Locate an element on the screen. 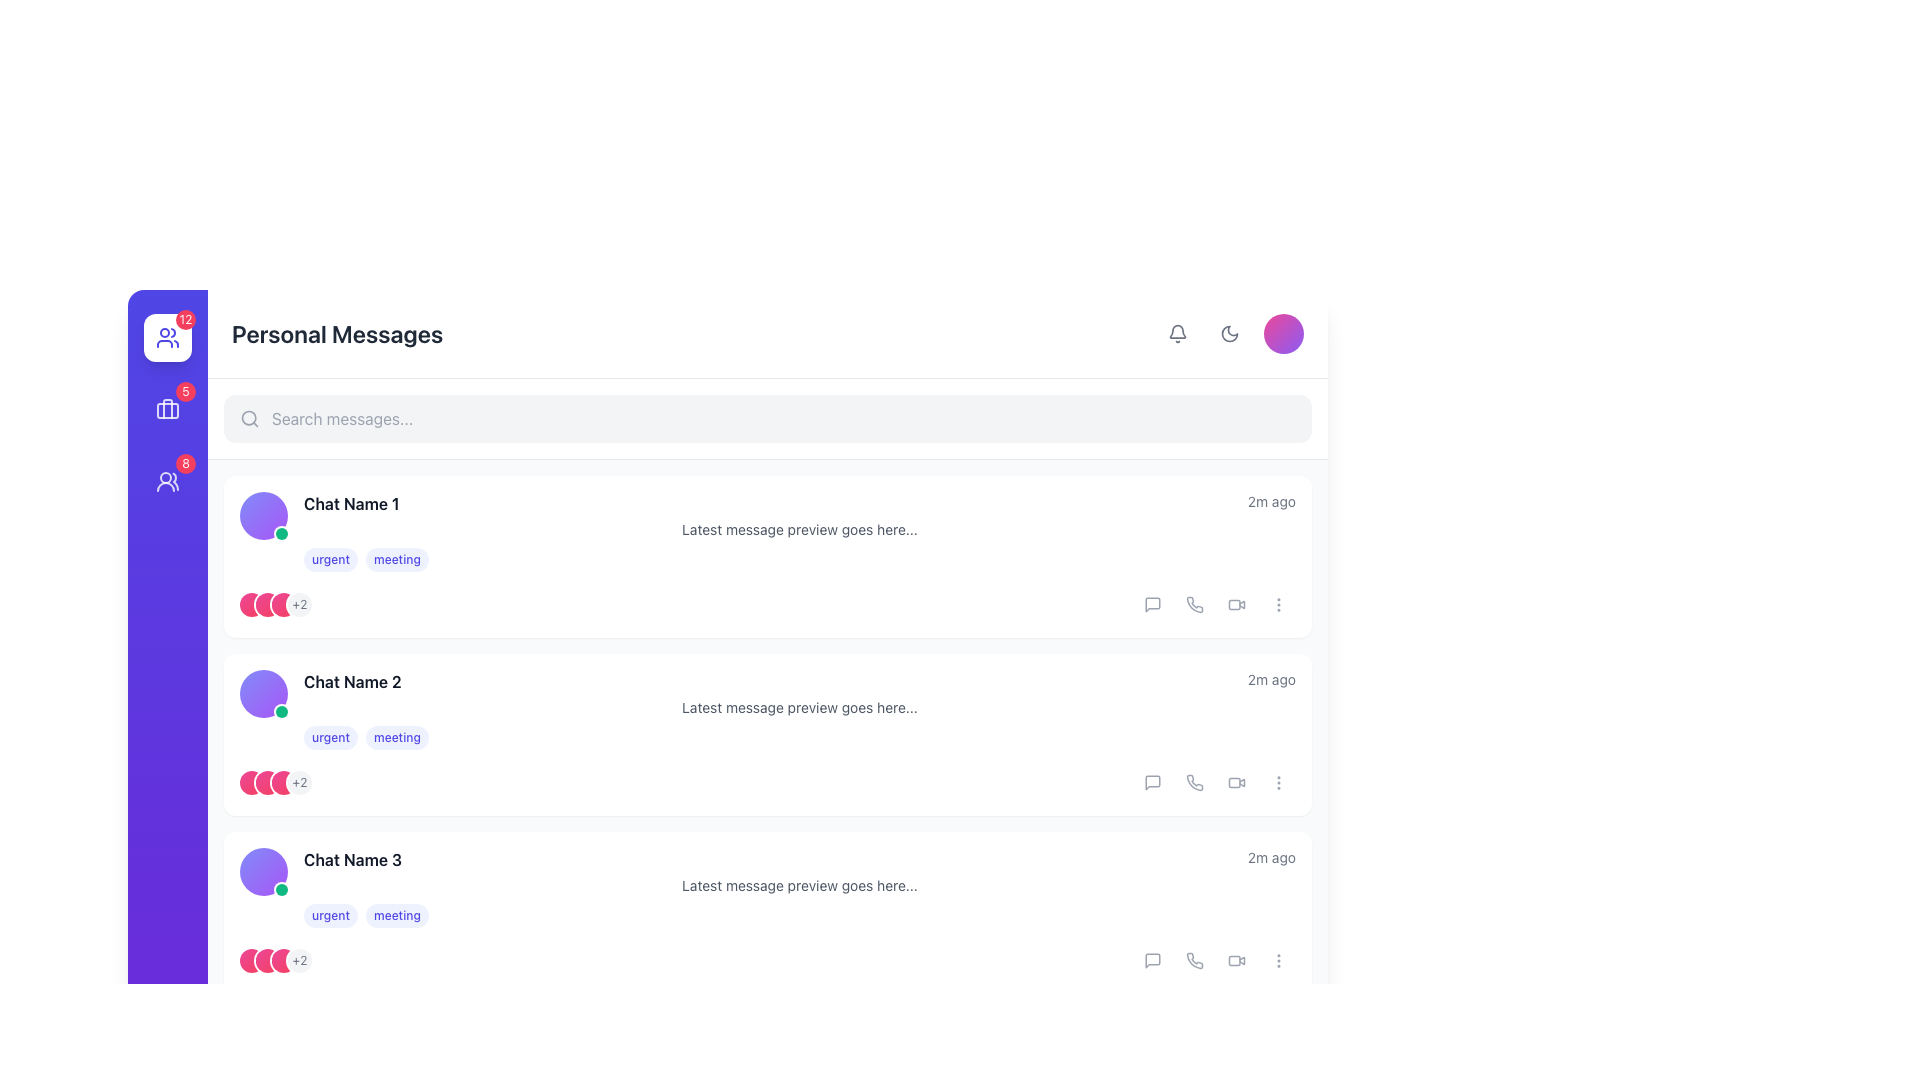 The height and width of the screenshot is (1080, 1920). the video icon, a modern styled icon with a rectangular camera body and trapezoid lens, to initiate a video call is located at coordinates (1236, 604).